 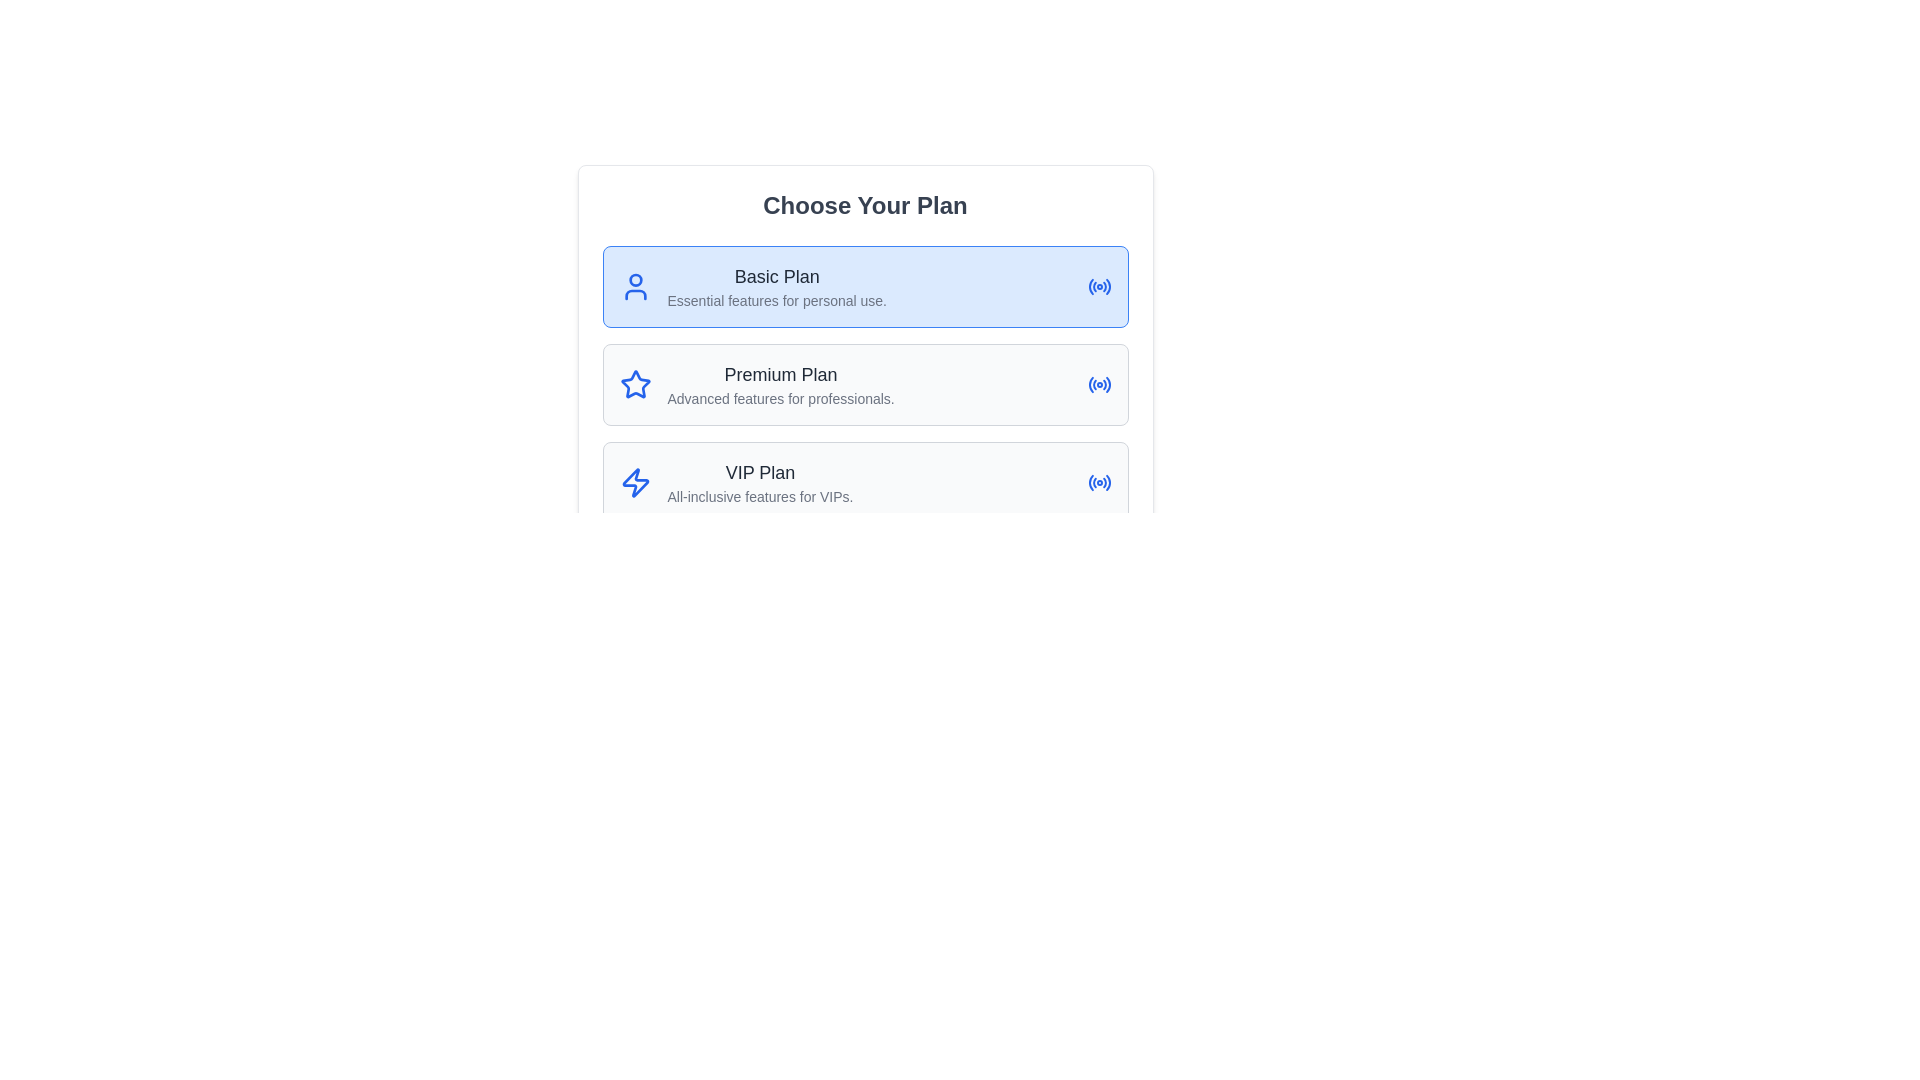 I want to click on the Premium Plan icon that signifies its premium features, located to the left of the 'Premium Plan' title and description, so click(x=634, y=385).